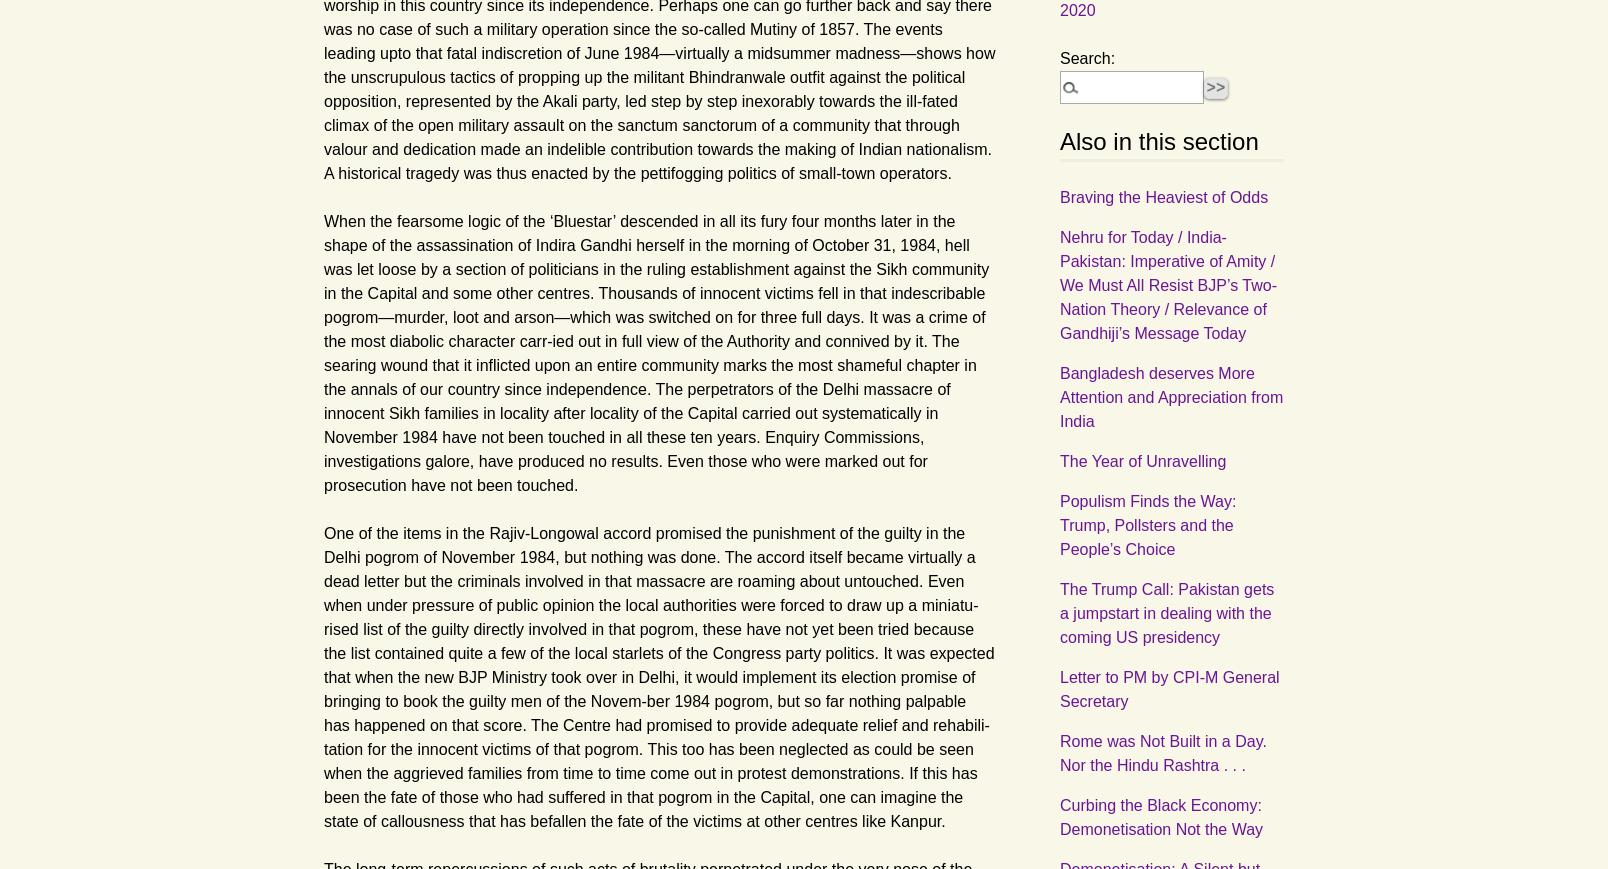  Describe the element at coordinates (656, 351) in the screenshot. I see `'When the fearsome logic of the ‘Bluestar’ descended in all its fury four months later in the shape of the assassination of Indira Gandhi herself in the morning of October 31, 1984, hell was let loose by a section of politicians in the ruling establishment against the Sikh community in the Capital and some other centres. Thousands of innocent victims fell in that indescribable pogrom—murder, loot and arson—which was switched on for three full days. It was a crime of the most diabolic character carr-ied out in full view of the Authority and connived by it. The searing wound that it inflicted upon an entire community marks the most shameful chapter in the annals of our country since independence. The perpetrators of the Delhi massacre of innocent Sikh families in locality after locality of the Capital carried out systematically in November 1984 have not been touched in all these ten years. Enquiry Commissions, investigations galore, have produced no results. Even those who were marked out for prosecution have not been touched.'` at that location.